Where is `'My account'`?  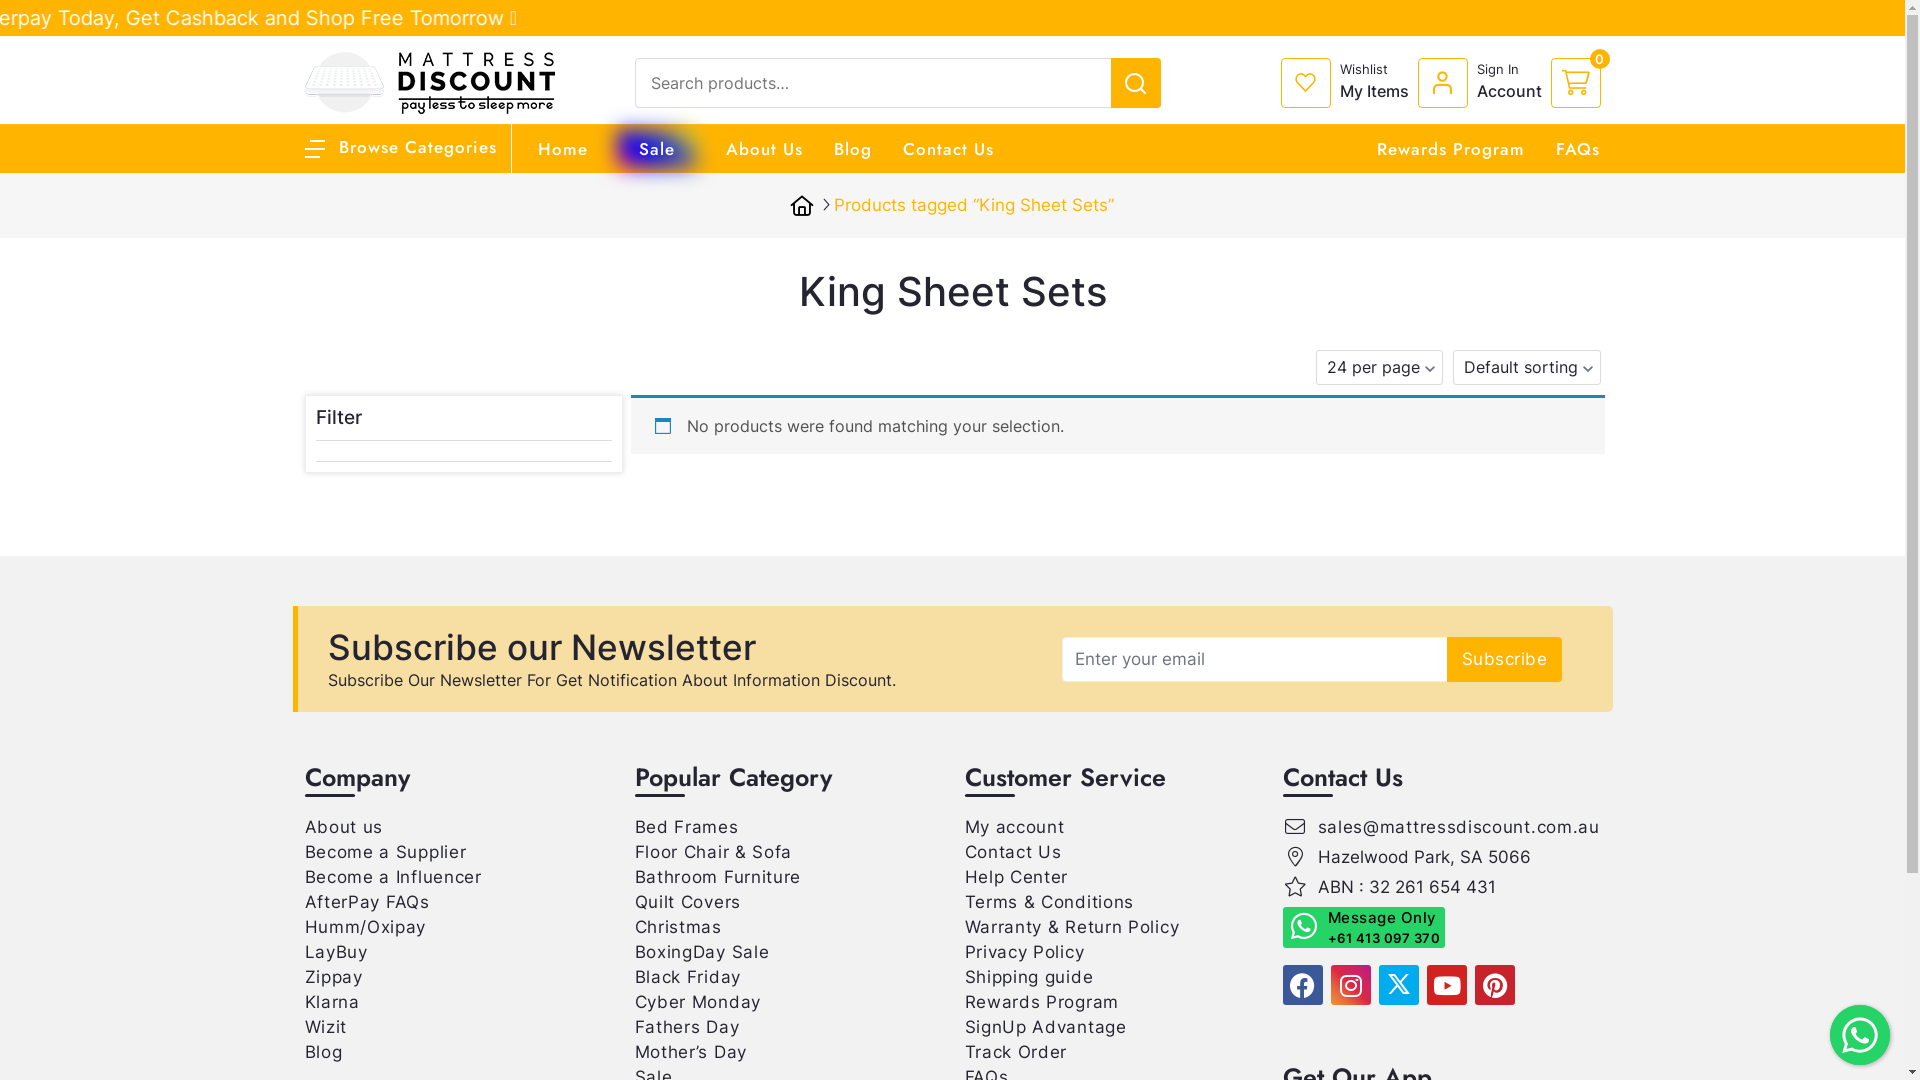 'My account' is located at coordinates (1013, 826).